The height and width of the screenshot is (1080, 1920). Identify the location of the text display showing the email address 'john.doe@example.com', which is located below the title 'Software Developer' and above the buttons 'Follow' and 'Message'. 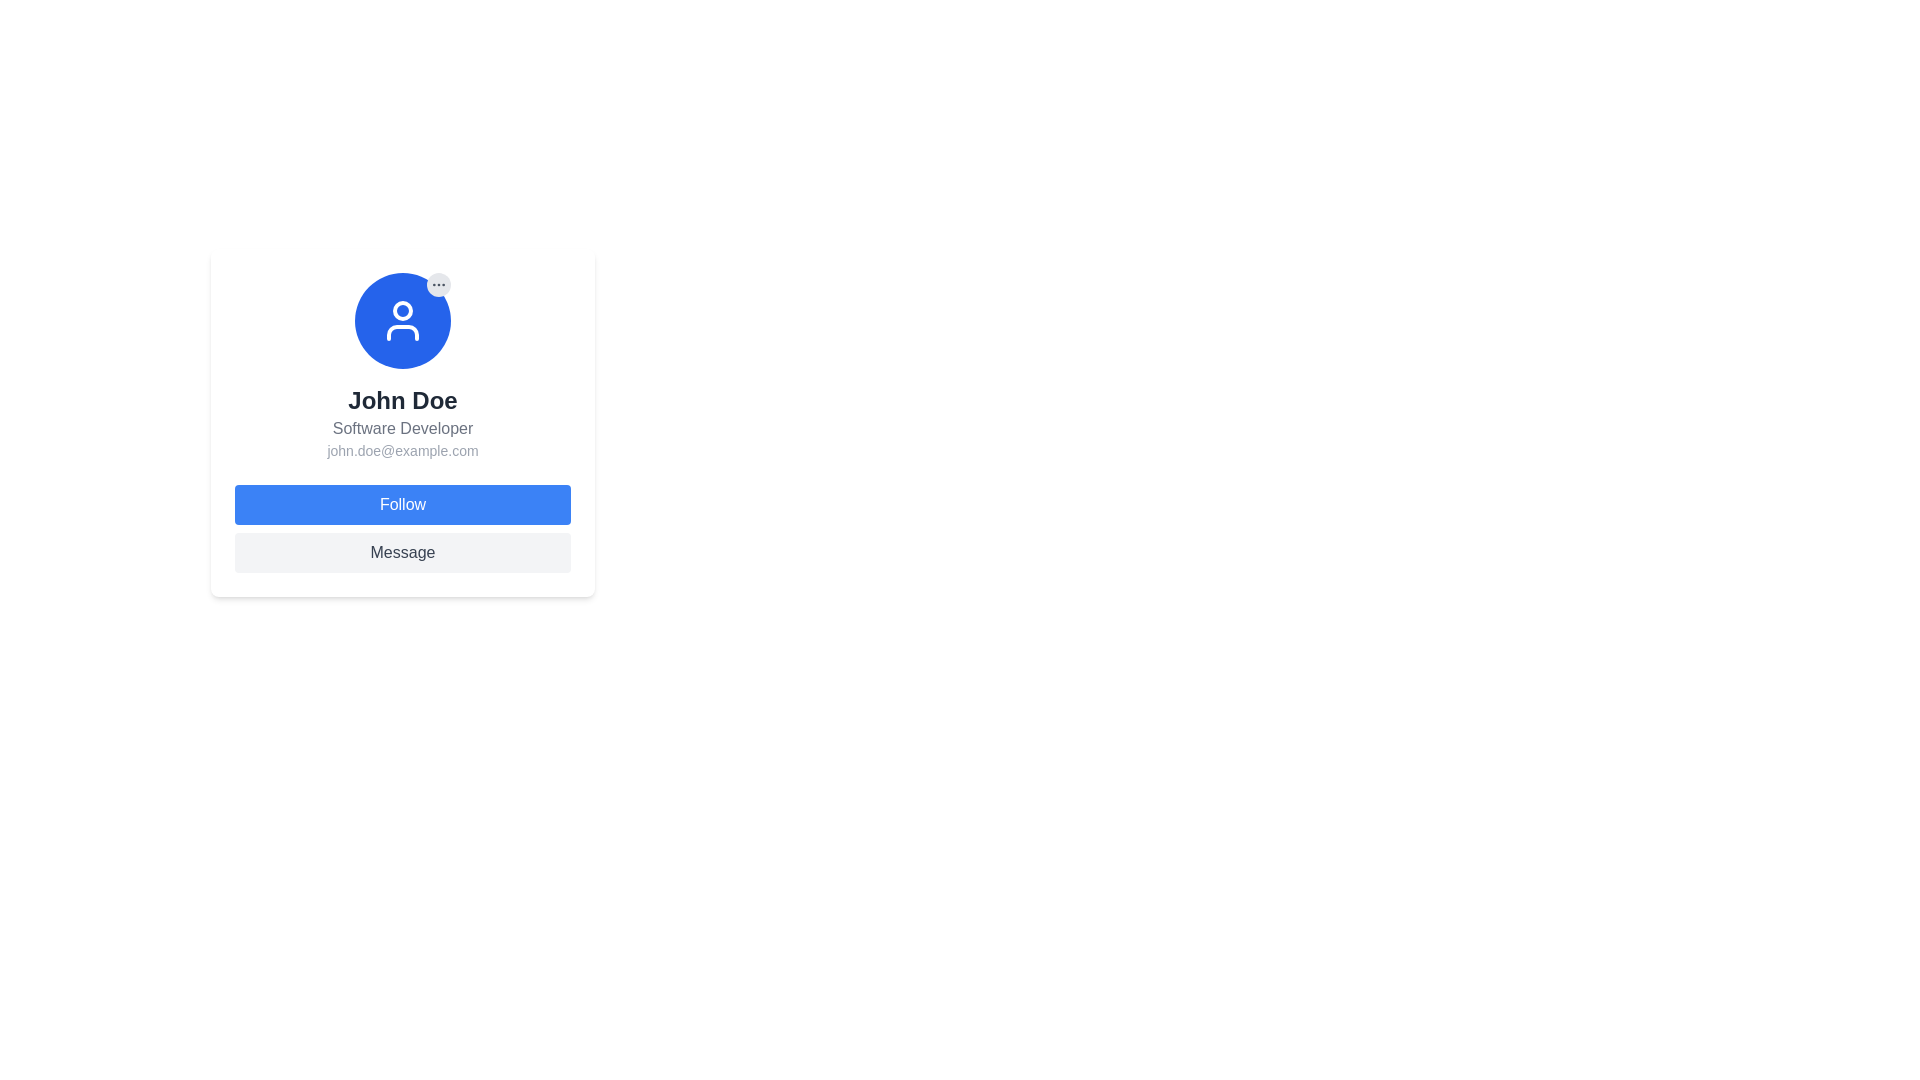
(402, 451).